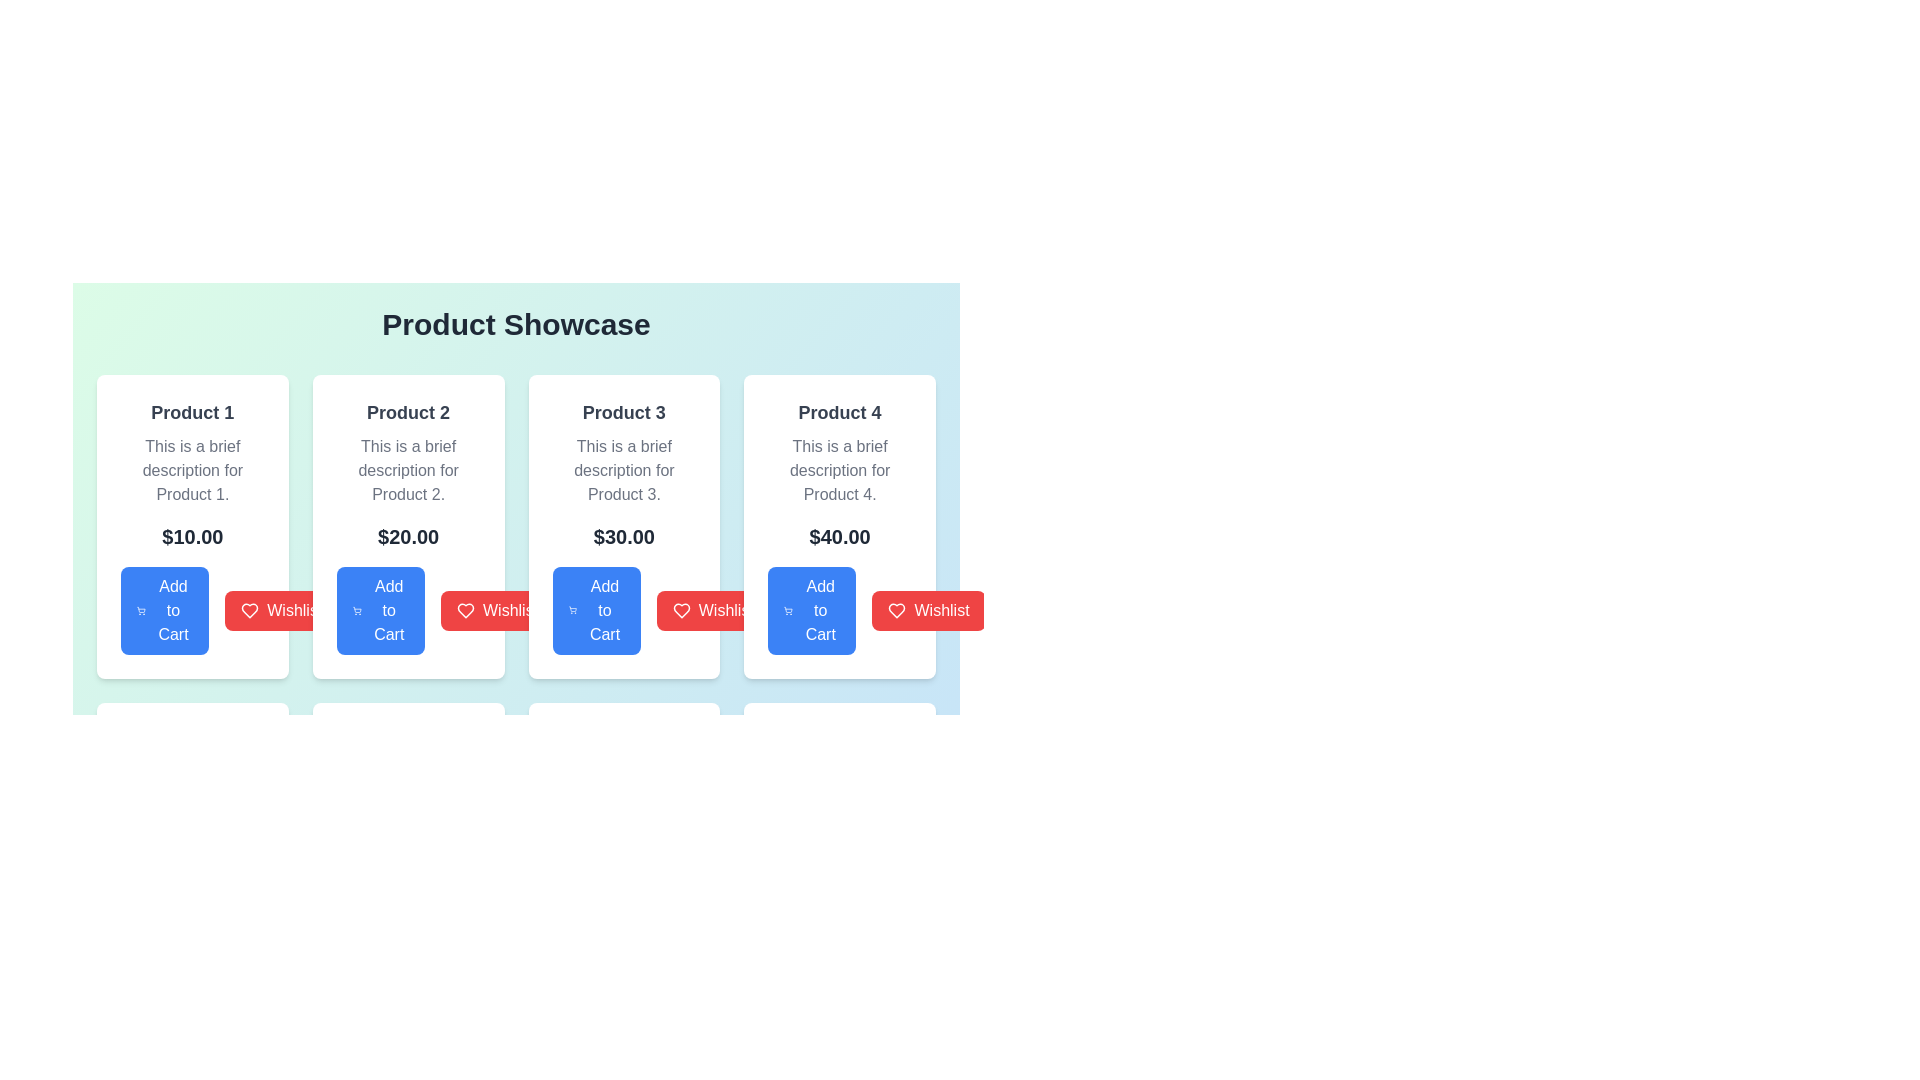 This screenshot has width=1920, height=1080. I want to click on the button that contains the text label indicating the purpose of adding a product to the shopping cart, located below the third product card in a horizontal list, so click(603, 609).